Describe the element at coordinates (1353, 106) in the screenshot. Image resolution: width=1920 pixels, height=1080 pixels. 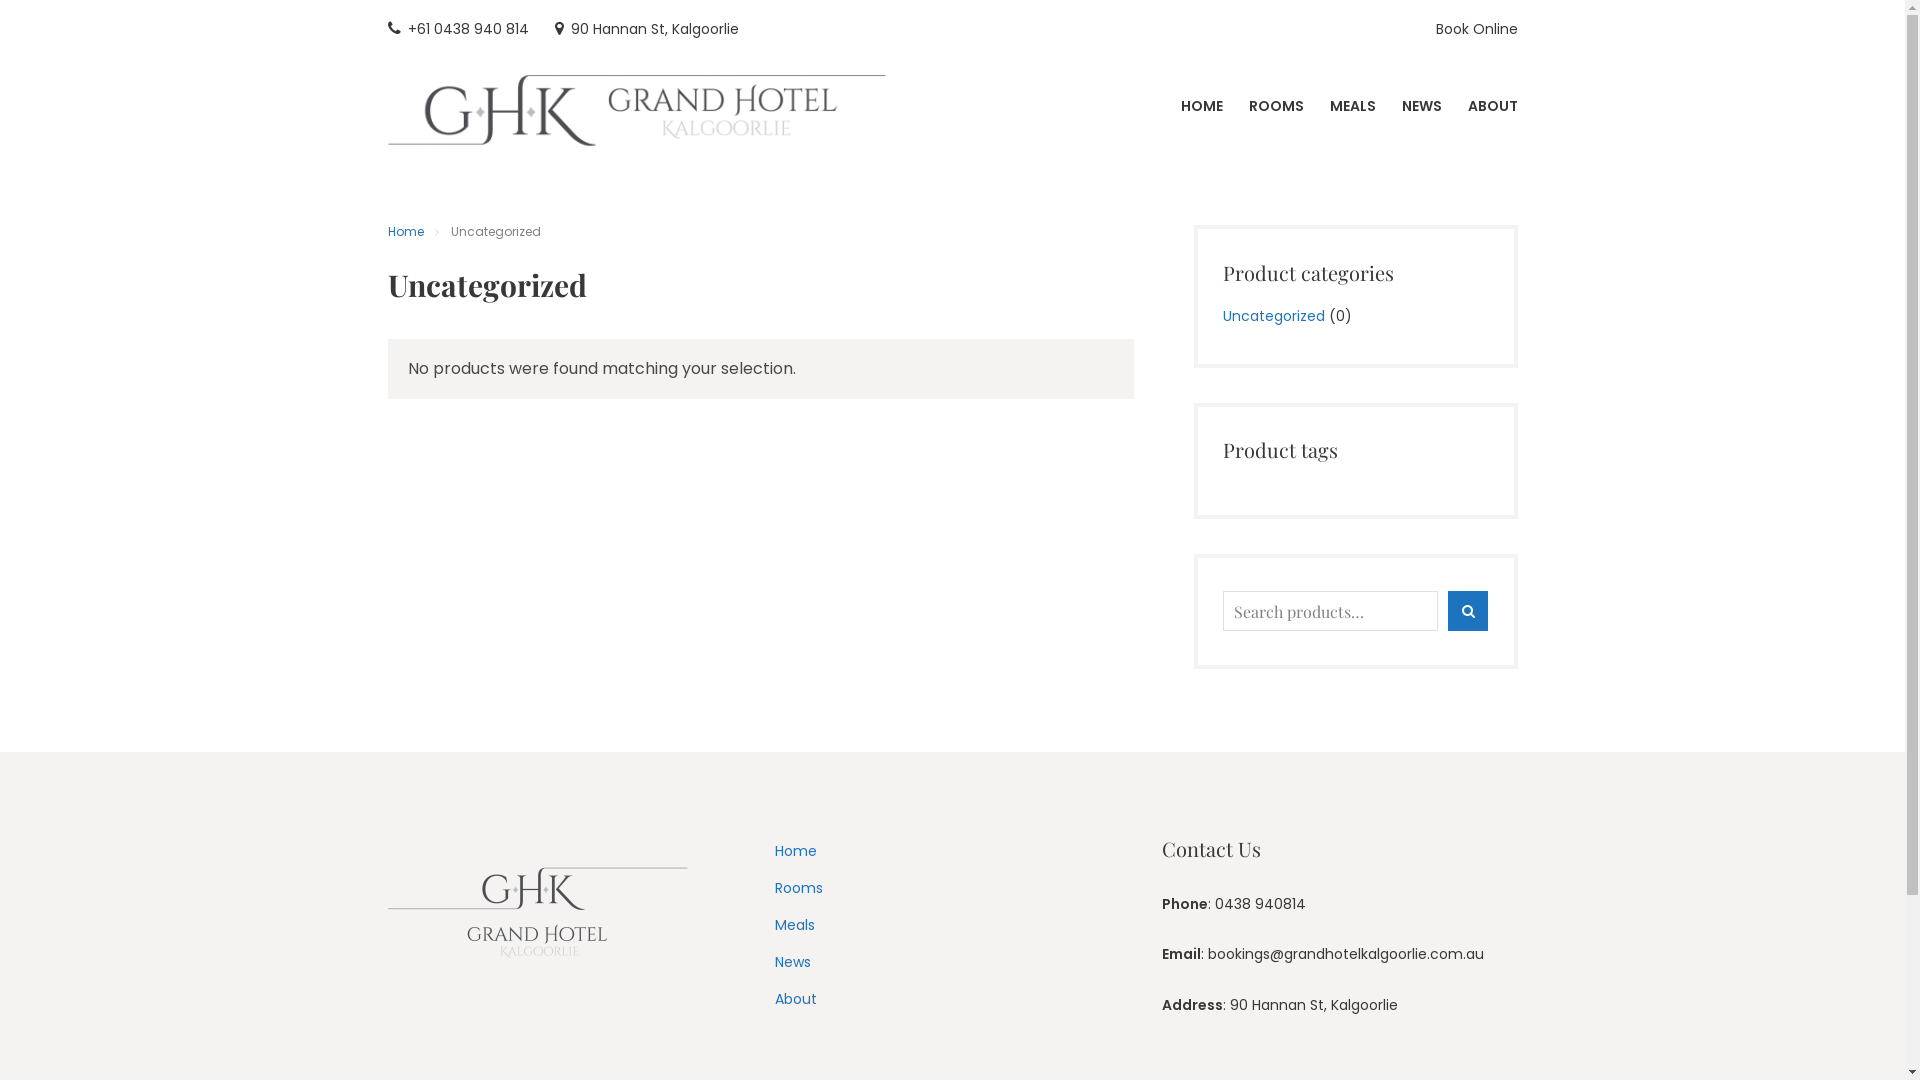
I see `'MEALS'` at that location.